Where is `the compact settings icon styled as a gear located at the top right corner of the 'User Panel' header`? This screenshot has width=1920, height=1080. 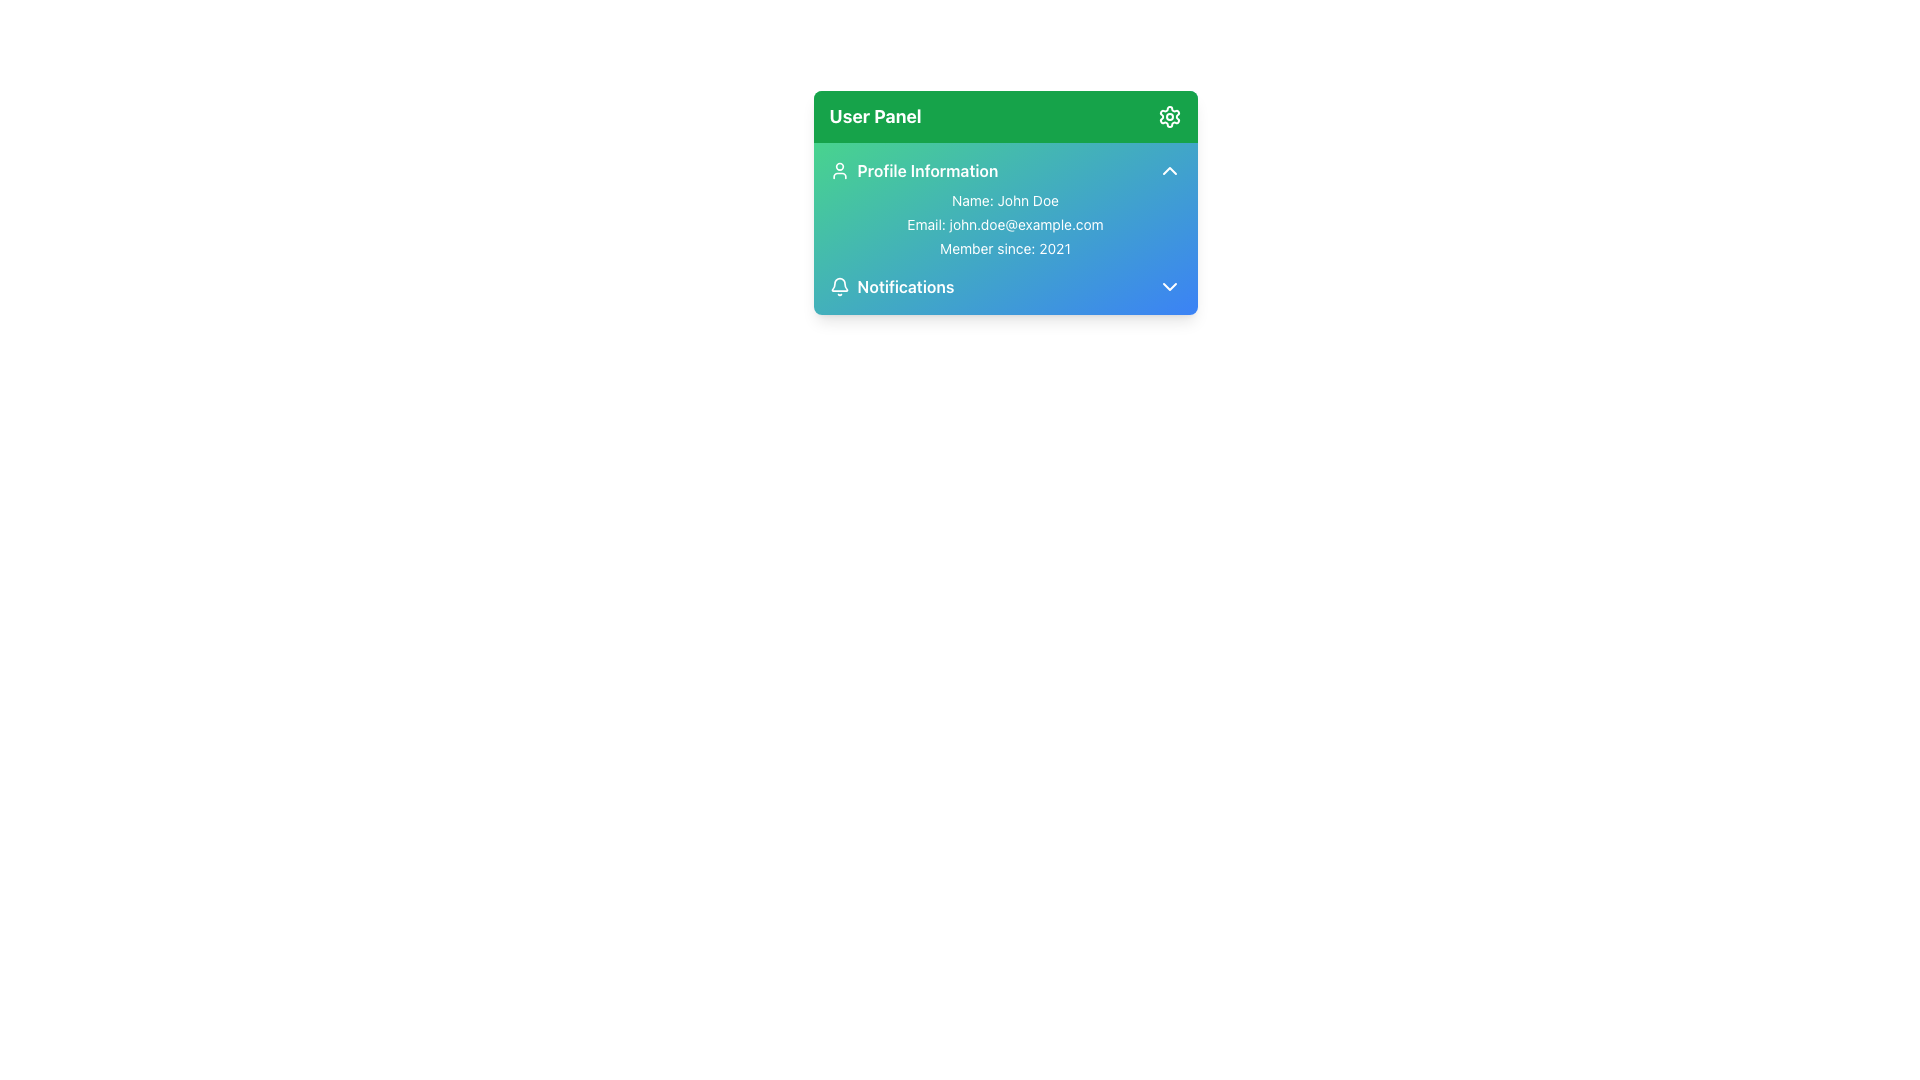
the compact settings icon styled as a gear located at the top right corner of the 'User Panel' header is located at coordinates (1169, 116).